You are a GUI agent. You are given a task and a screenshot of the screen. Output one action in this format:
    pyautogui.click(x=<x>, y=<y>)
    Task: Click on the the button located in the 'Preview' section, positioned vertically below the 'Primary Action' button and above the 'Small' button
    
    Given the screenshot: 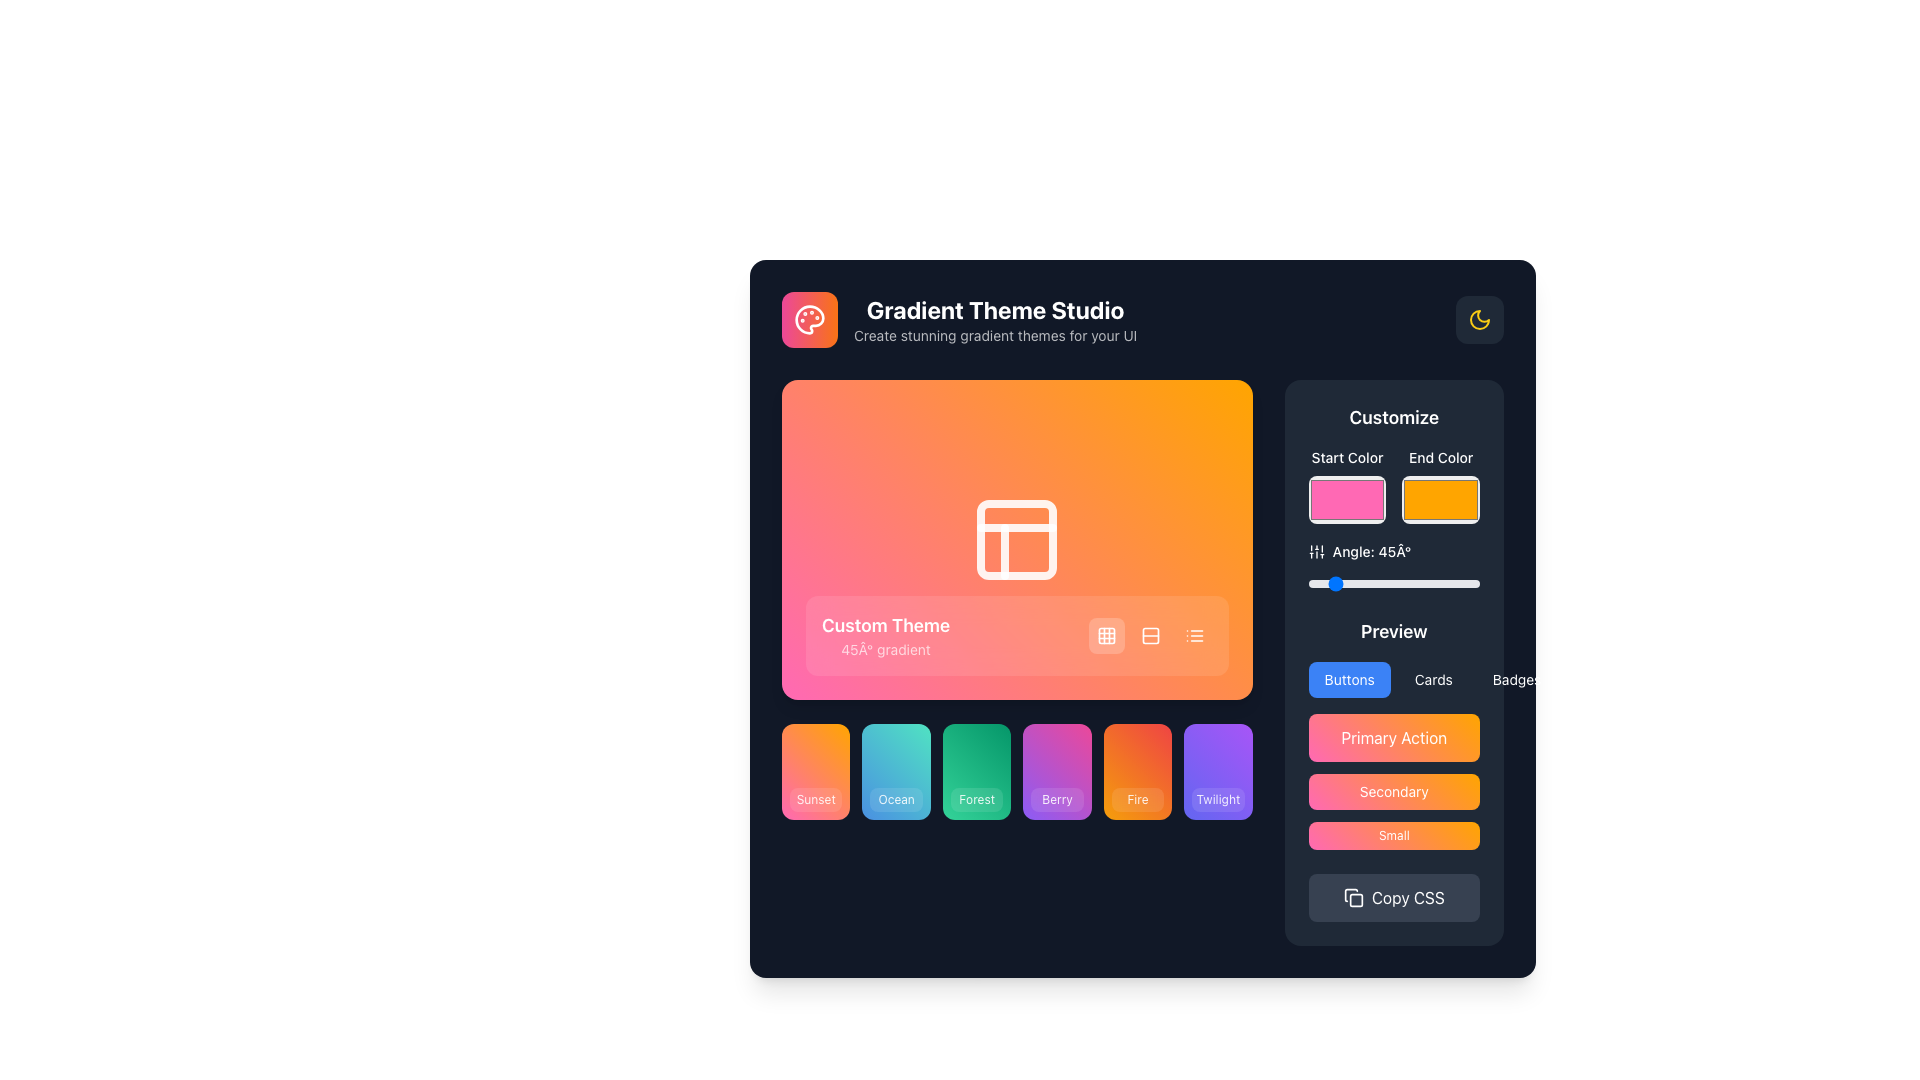 What is the action you would take?
    pyautogui.click(x=1393, y=781)
    